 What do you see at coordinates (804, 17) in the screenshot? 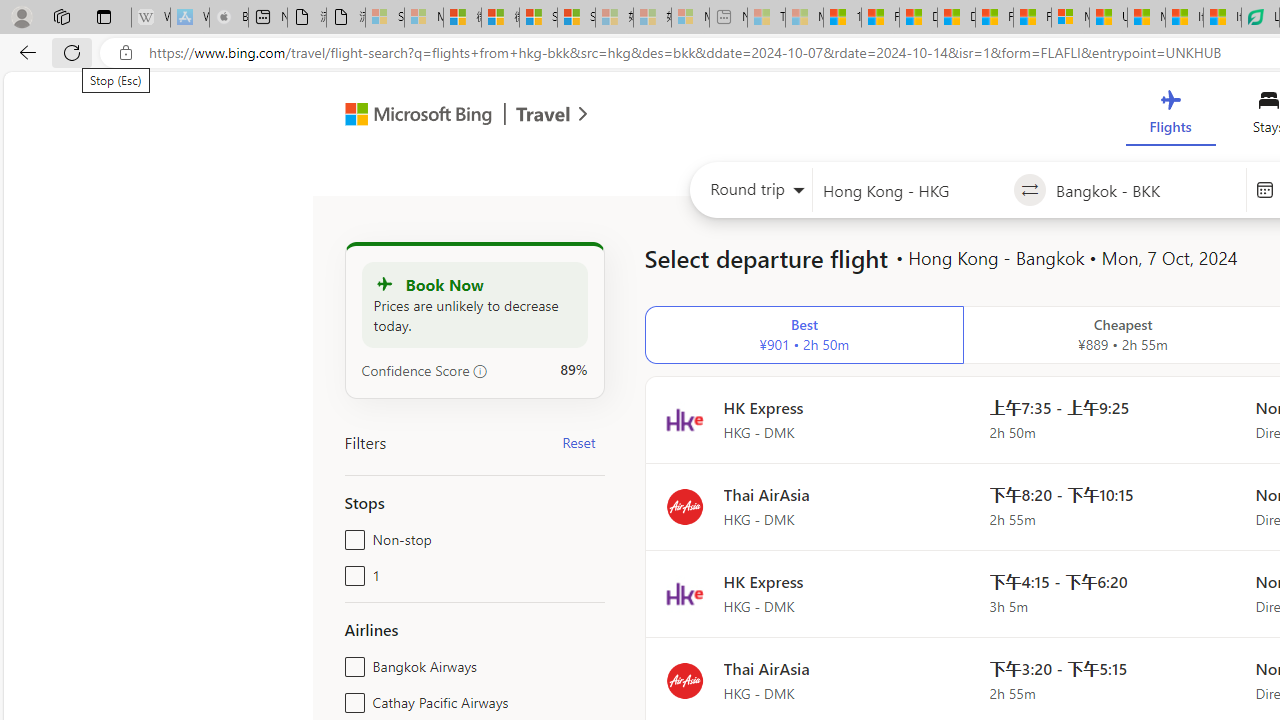
I see `'Marine life - MSN - Sleeping'` at bounding box center [804, 17].